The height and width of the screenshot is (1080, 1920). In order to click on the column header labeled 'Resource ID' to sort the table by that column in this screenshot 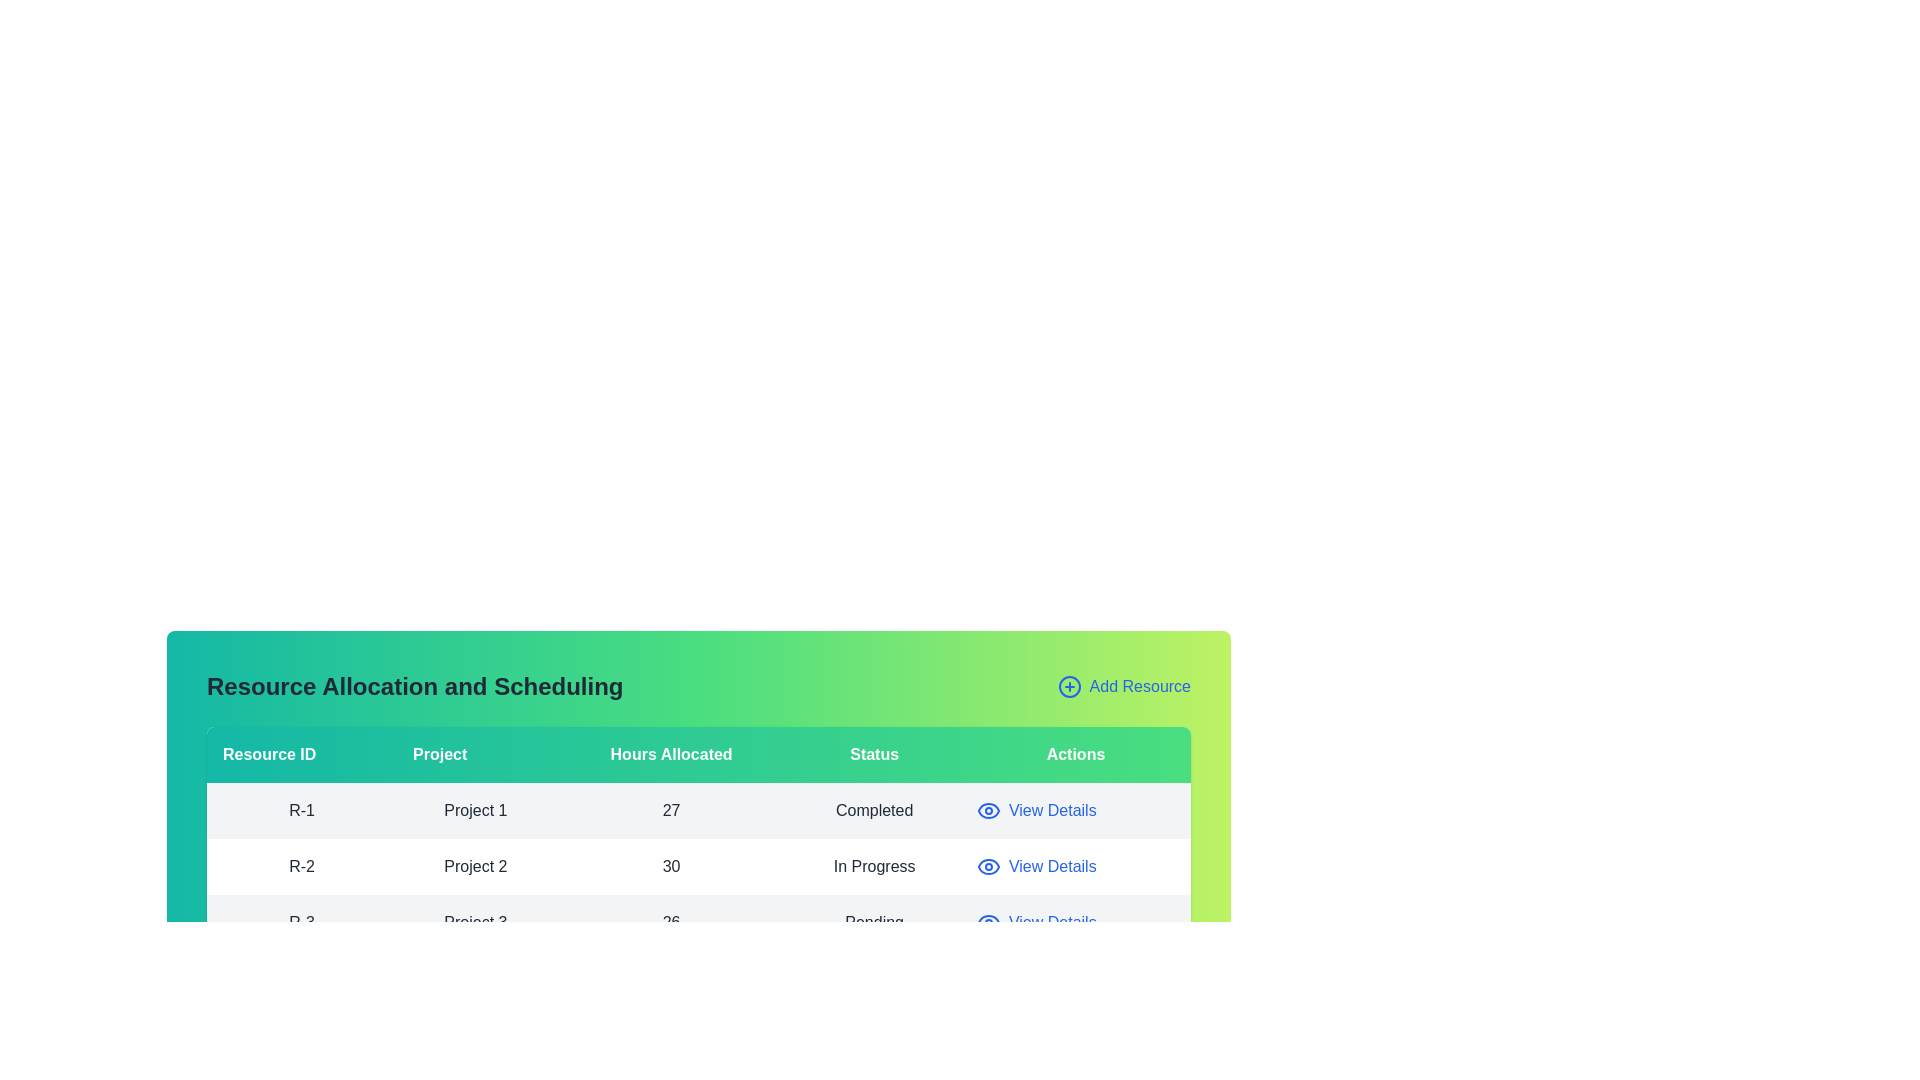, I will do `click(301, 755)`.